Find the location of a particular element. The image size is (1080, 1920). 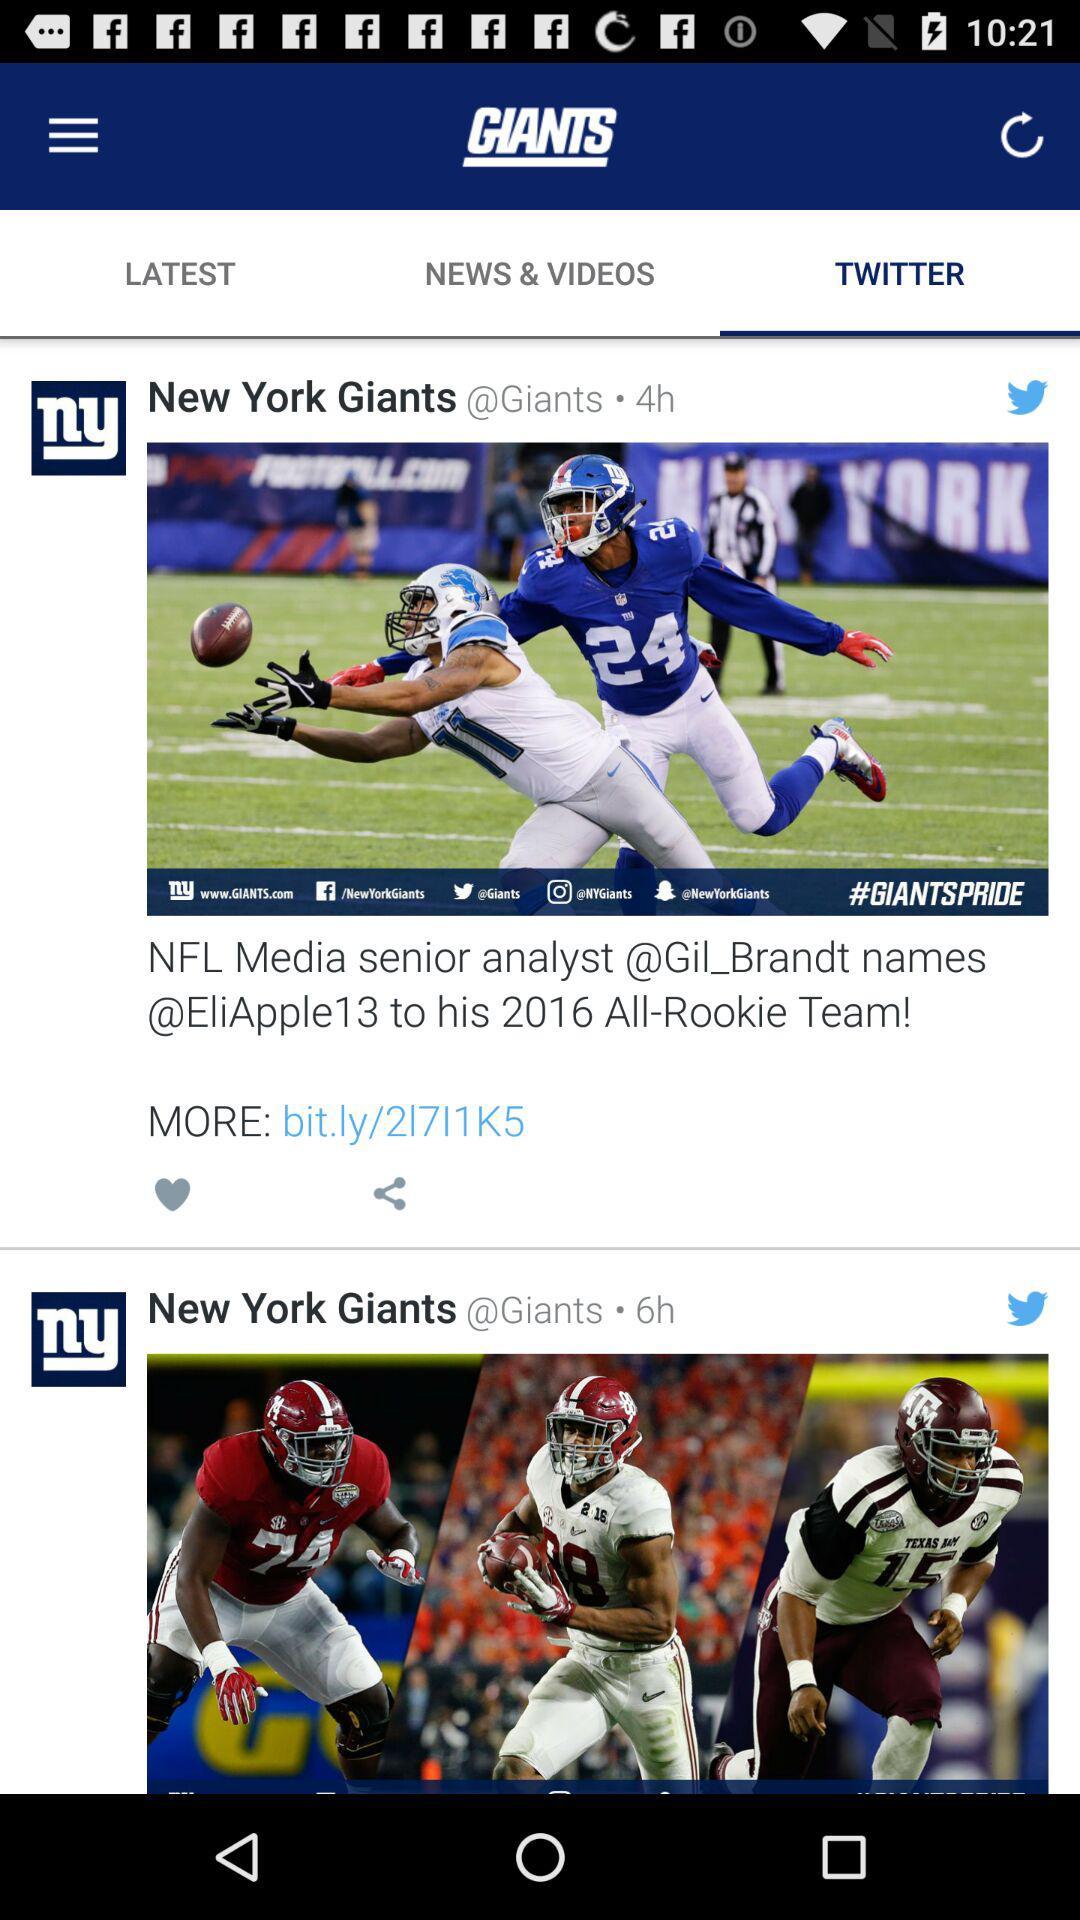

item next to @giants item is located at coordinates (639, 397).